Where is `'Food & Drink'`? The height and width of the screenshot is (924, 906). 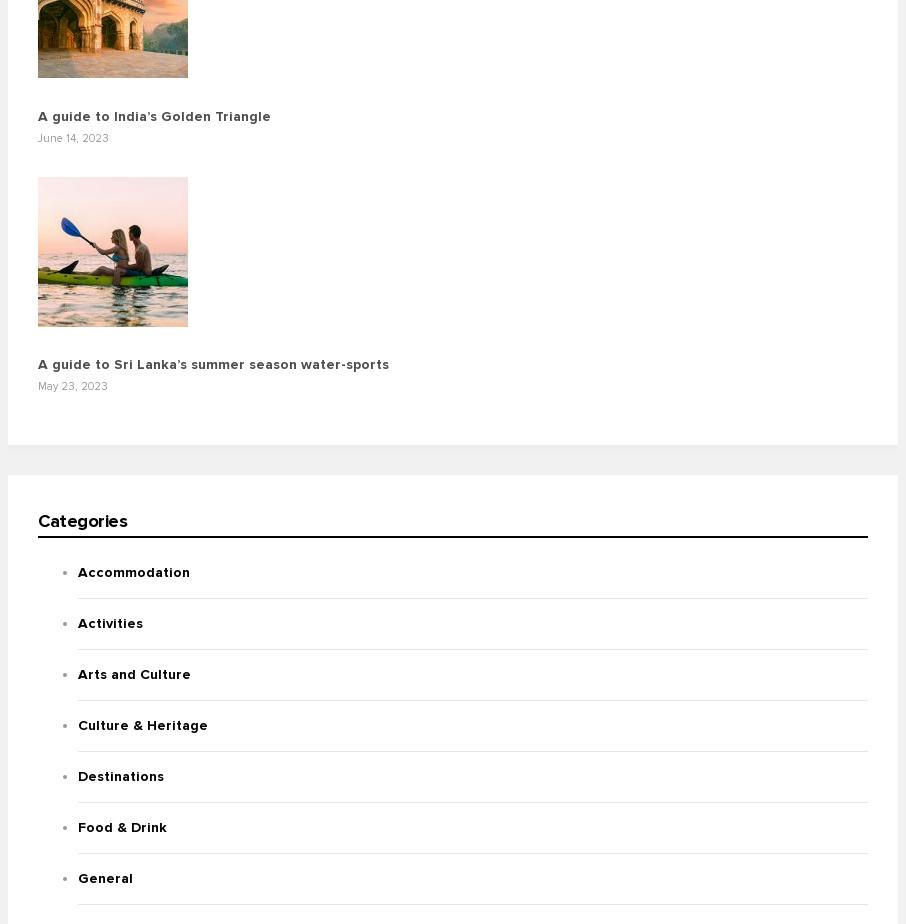
'Food & Drink' is located at coordinates (78, 827).